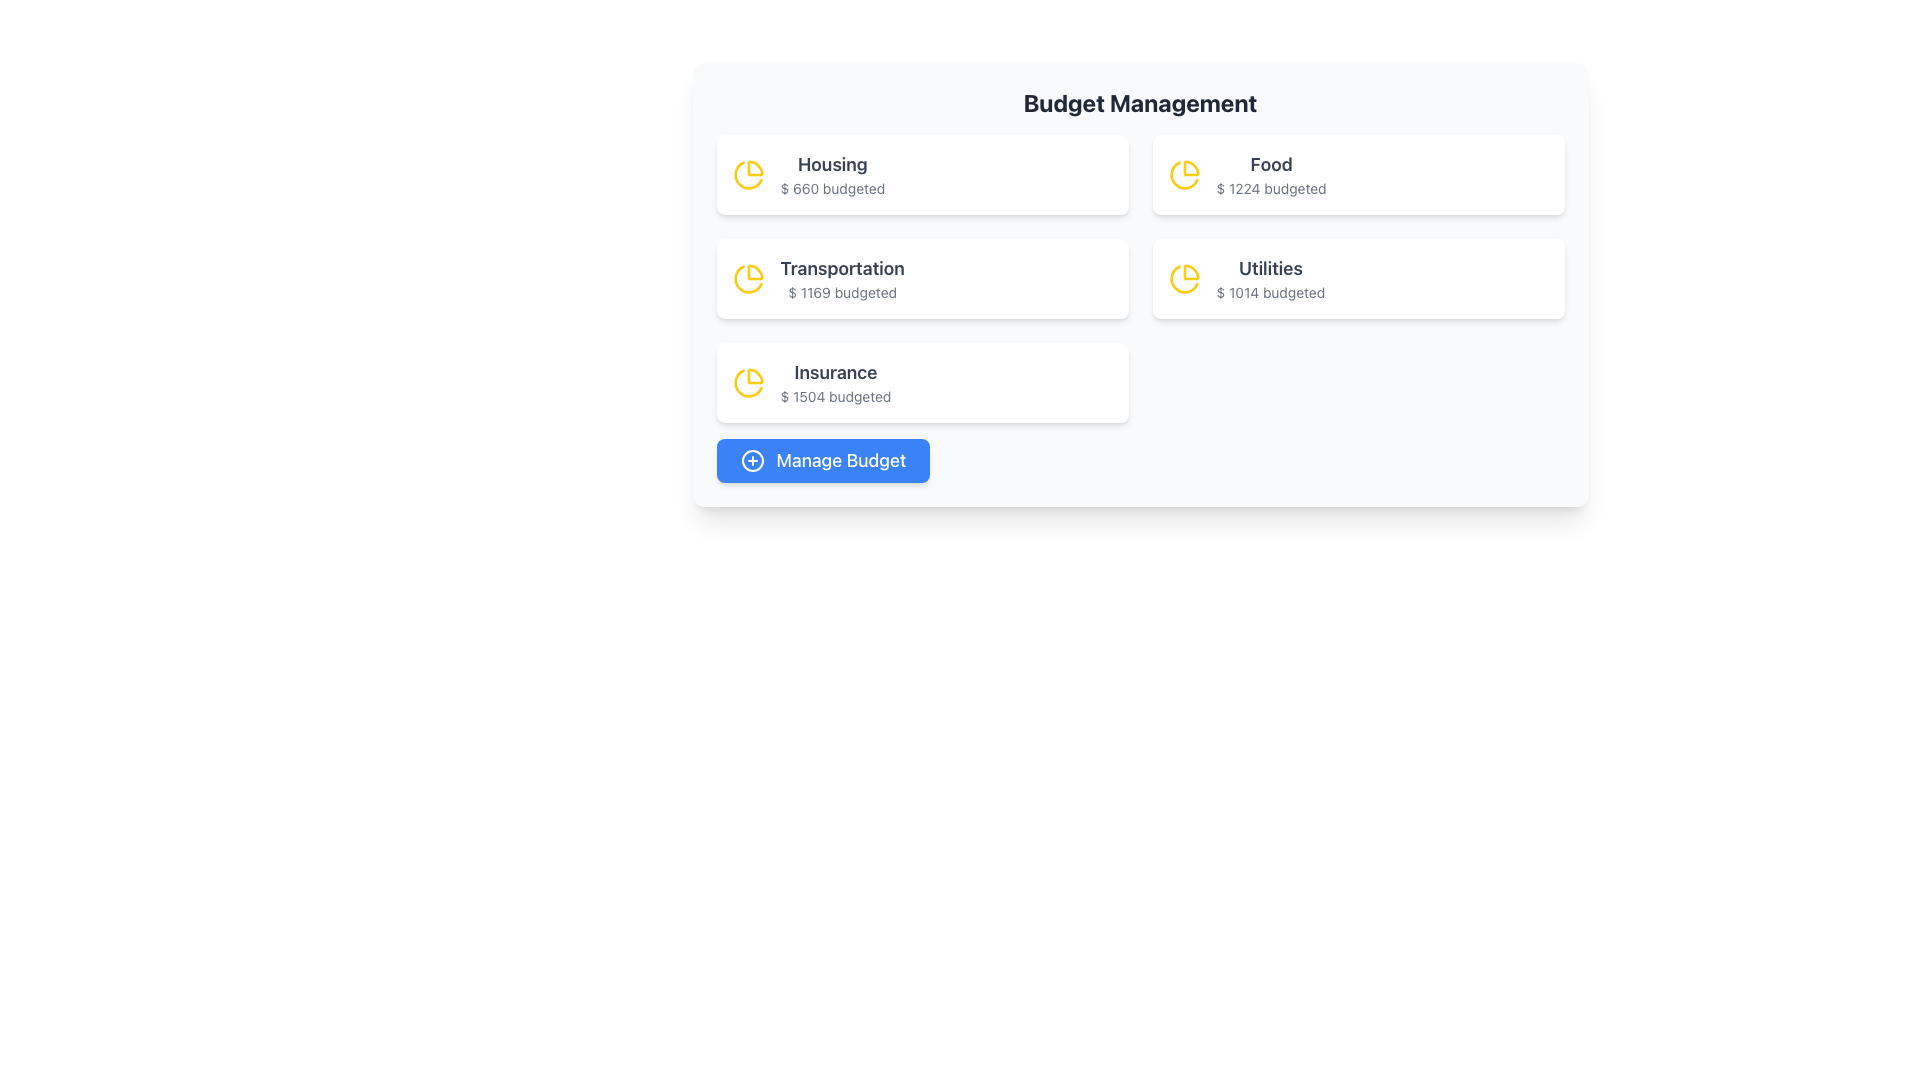  Describe the element at coordinates (1358, 278) in the screenshot. I see `the 'Utilities' card element with a white background and rounded corners, which displays a budget of '$ 1014 budgeted' and is located in the second column and second row of the grid in the 'Budget Management' section` at that location.